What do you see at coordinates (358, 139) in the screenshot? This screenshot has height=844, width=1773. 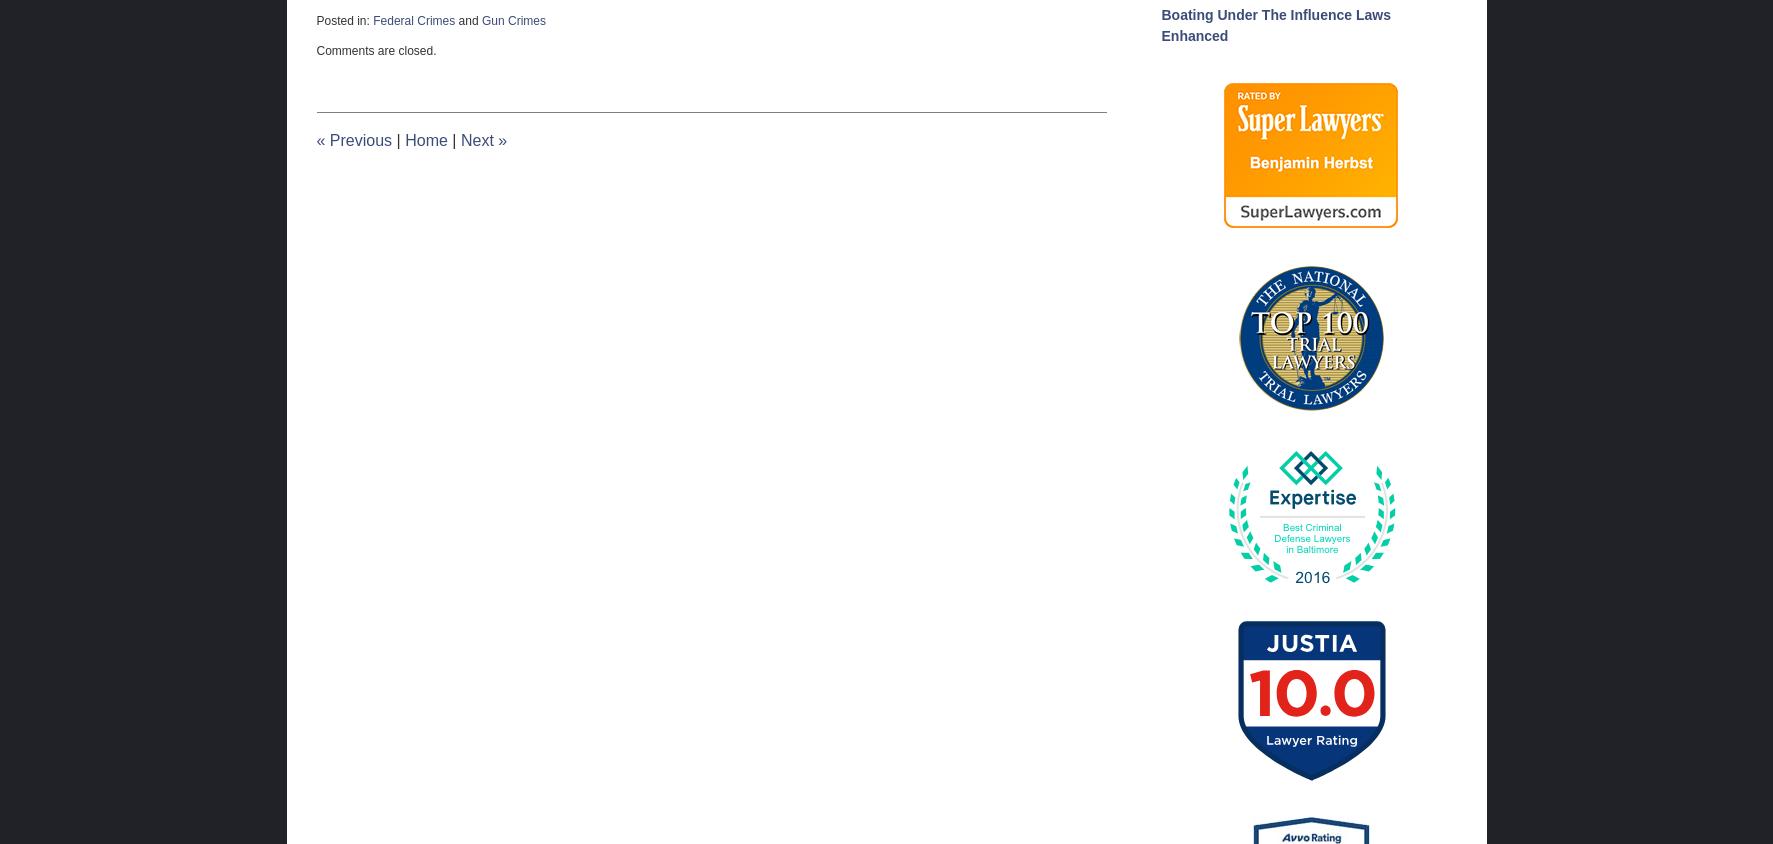 I see `'Previous'` at bounding box center [358, 139].